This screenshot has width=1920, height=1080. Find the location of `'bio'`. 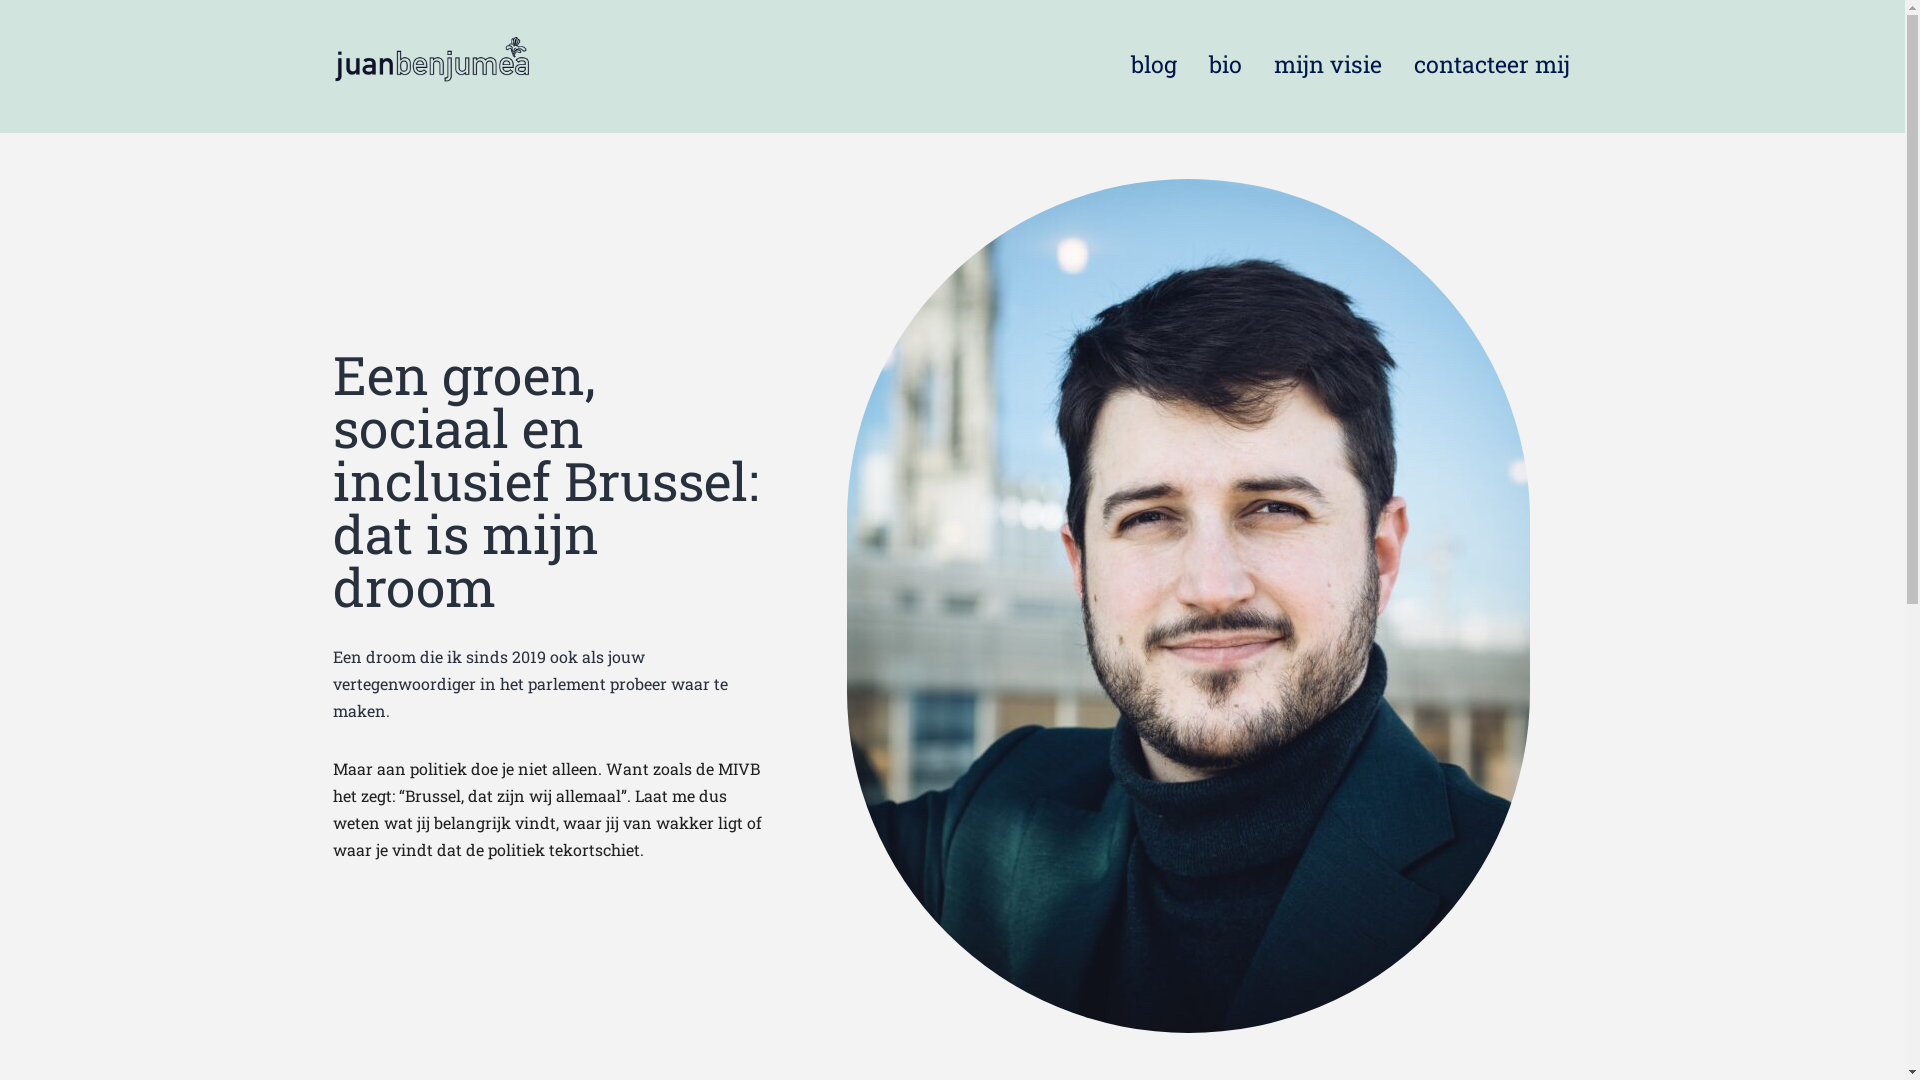

'bio' is located at coordinates (1224, 63).